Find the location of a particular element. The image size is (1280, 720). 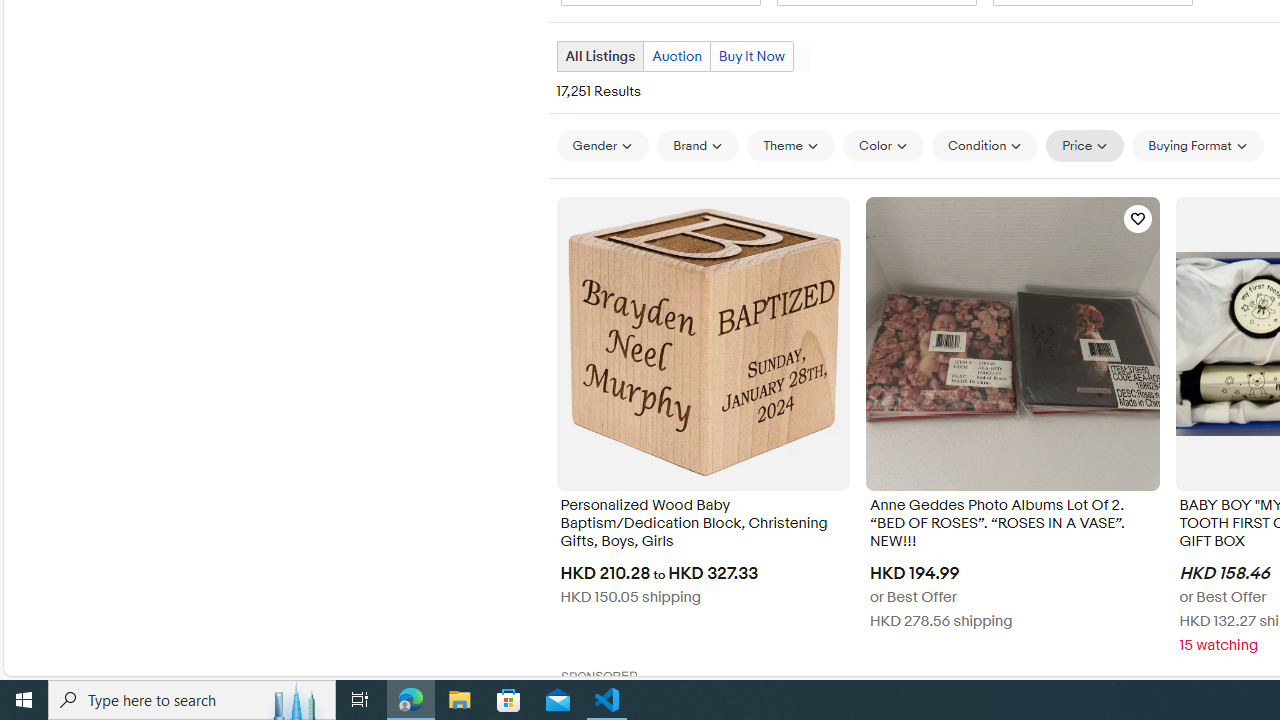

'Gender' is located at coordinates (601, 145).